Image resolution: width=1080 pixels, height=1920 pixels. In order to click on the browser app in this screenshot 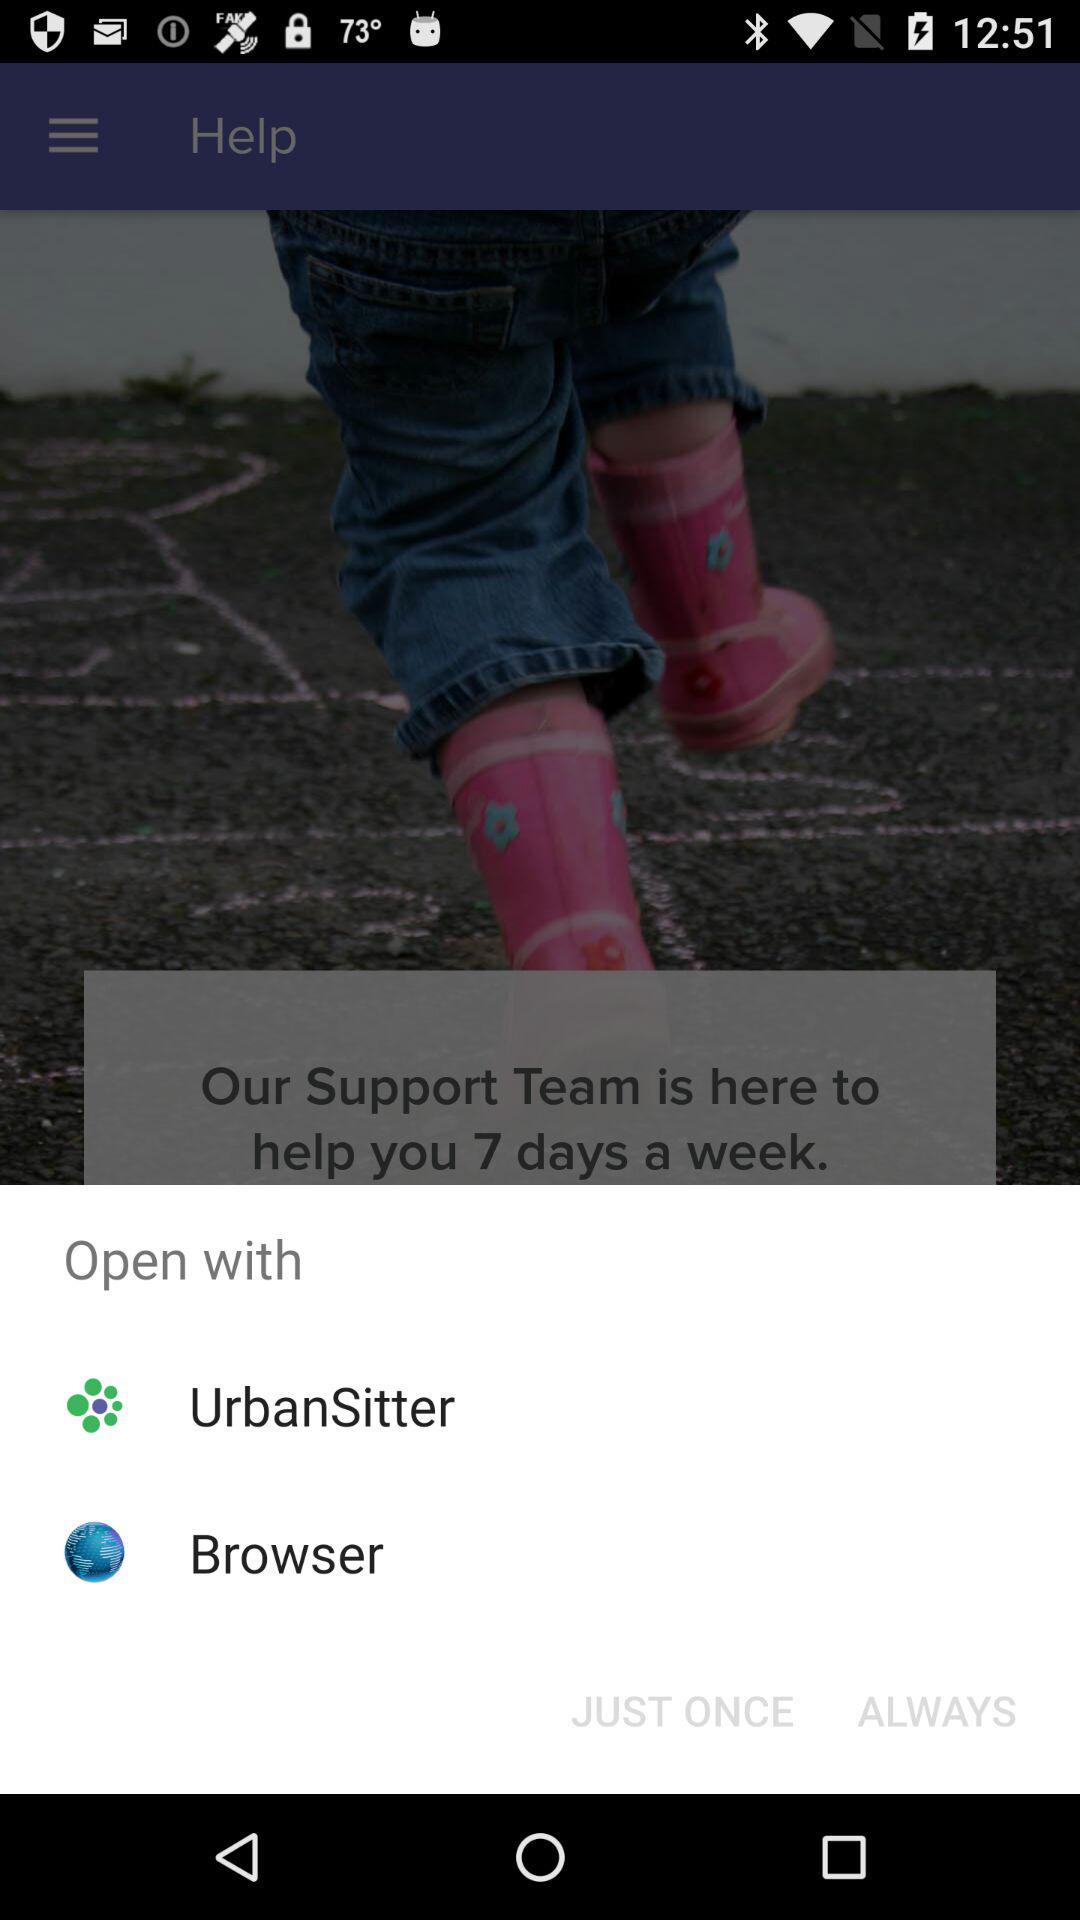, I will do `click(286, 1551)`.